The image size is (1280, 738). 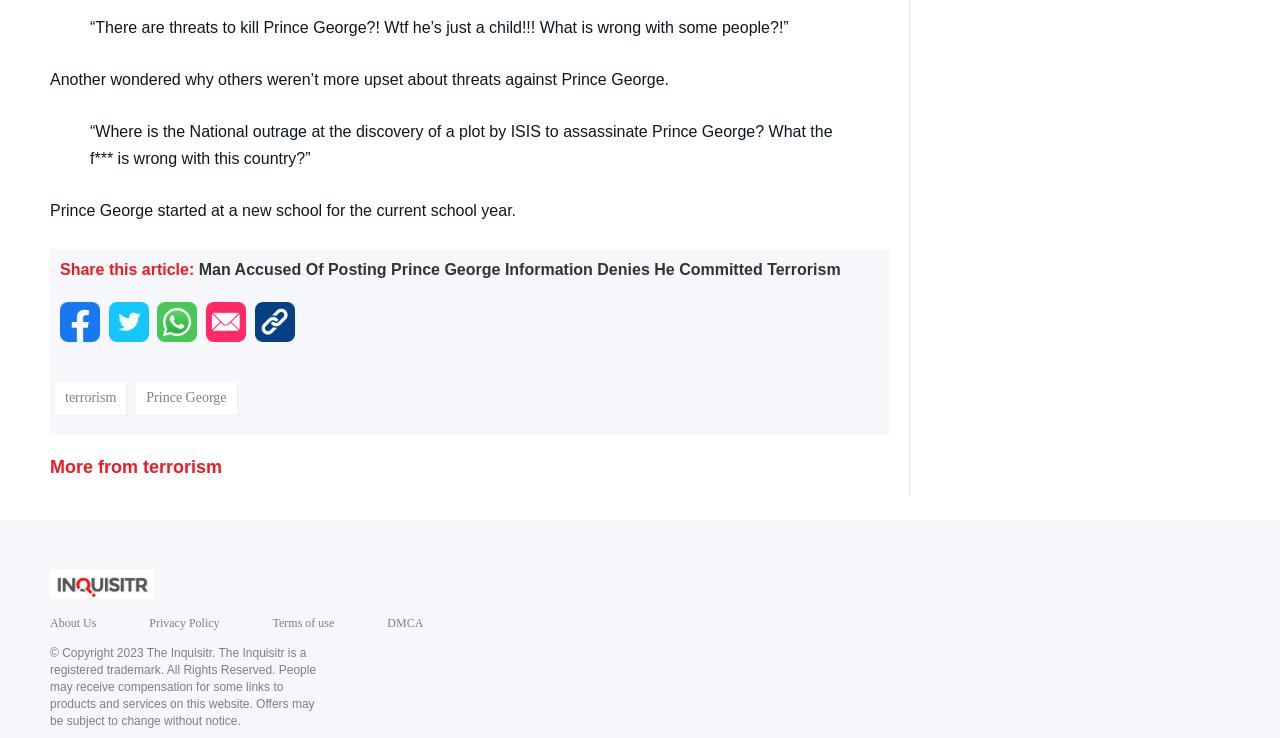 I want to click on 'Another wondered why others weren’t more upset about threats against Prince George.', so click(x=359, y=77).